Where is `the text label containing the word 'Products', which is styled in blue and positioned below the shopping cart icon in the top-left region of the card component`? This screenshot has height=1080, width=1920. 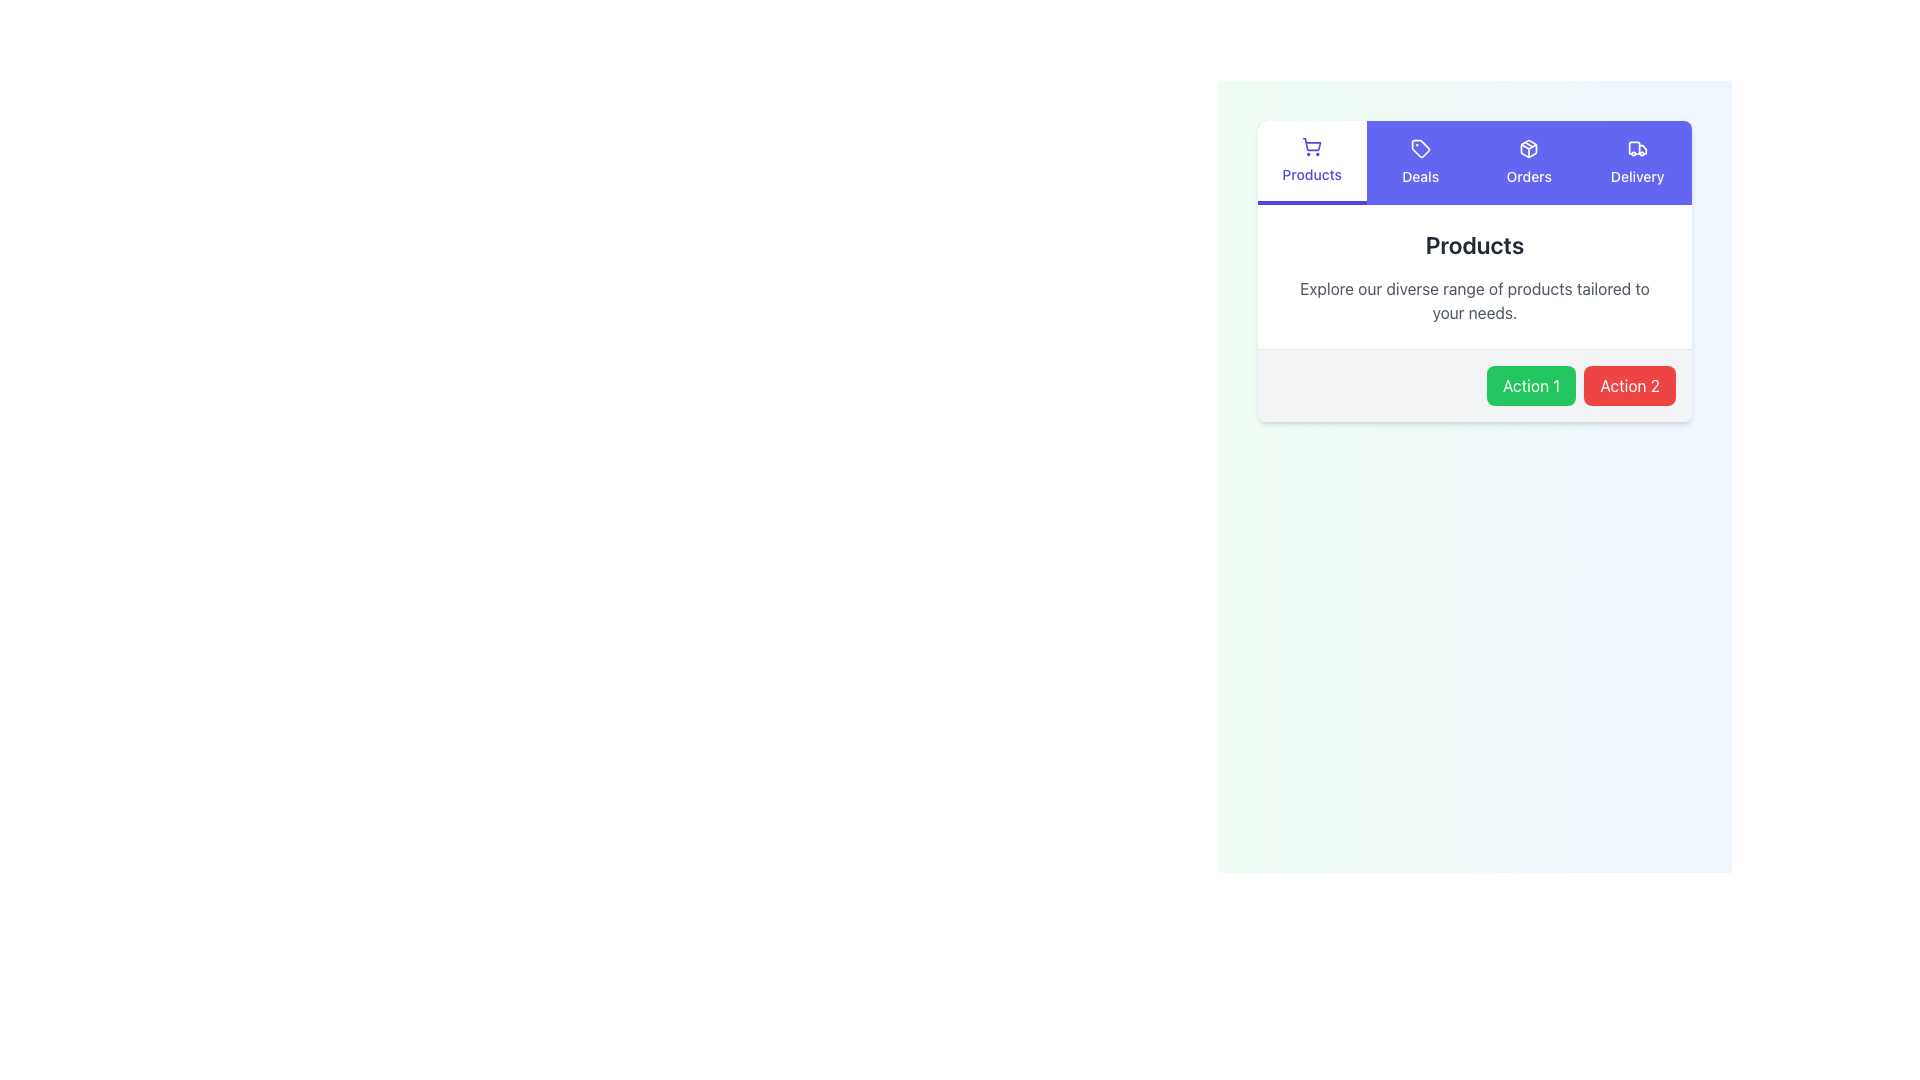
the text label containing the word 'Products', which is styled in blue and positioned below the shopping cart icon in the top-left region of the card component is located at coordinates (1312, 173).